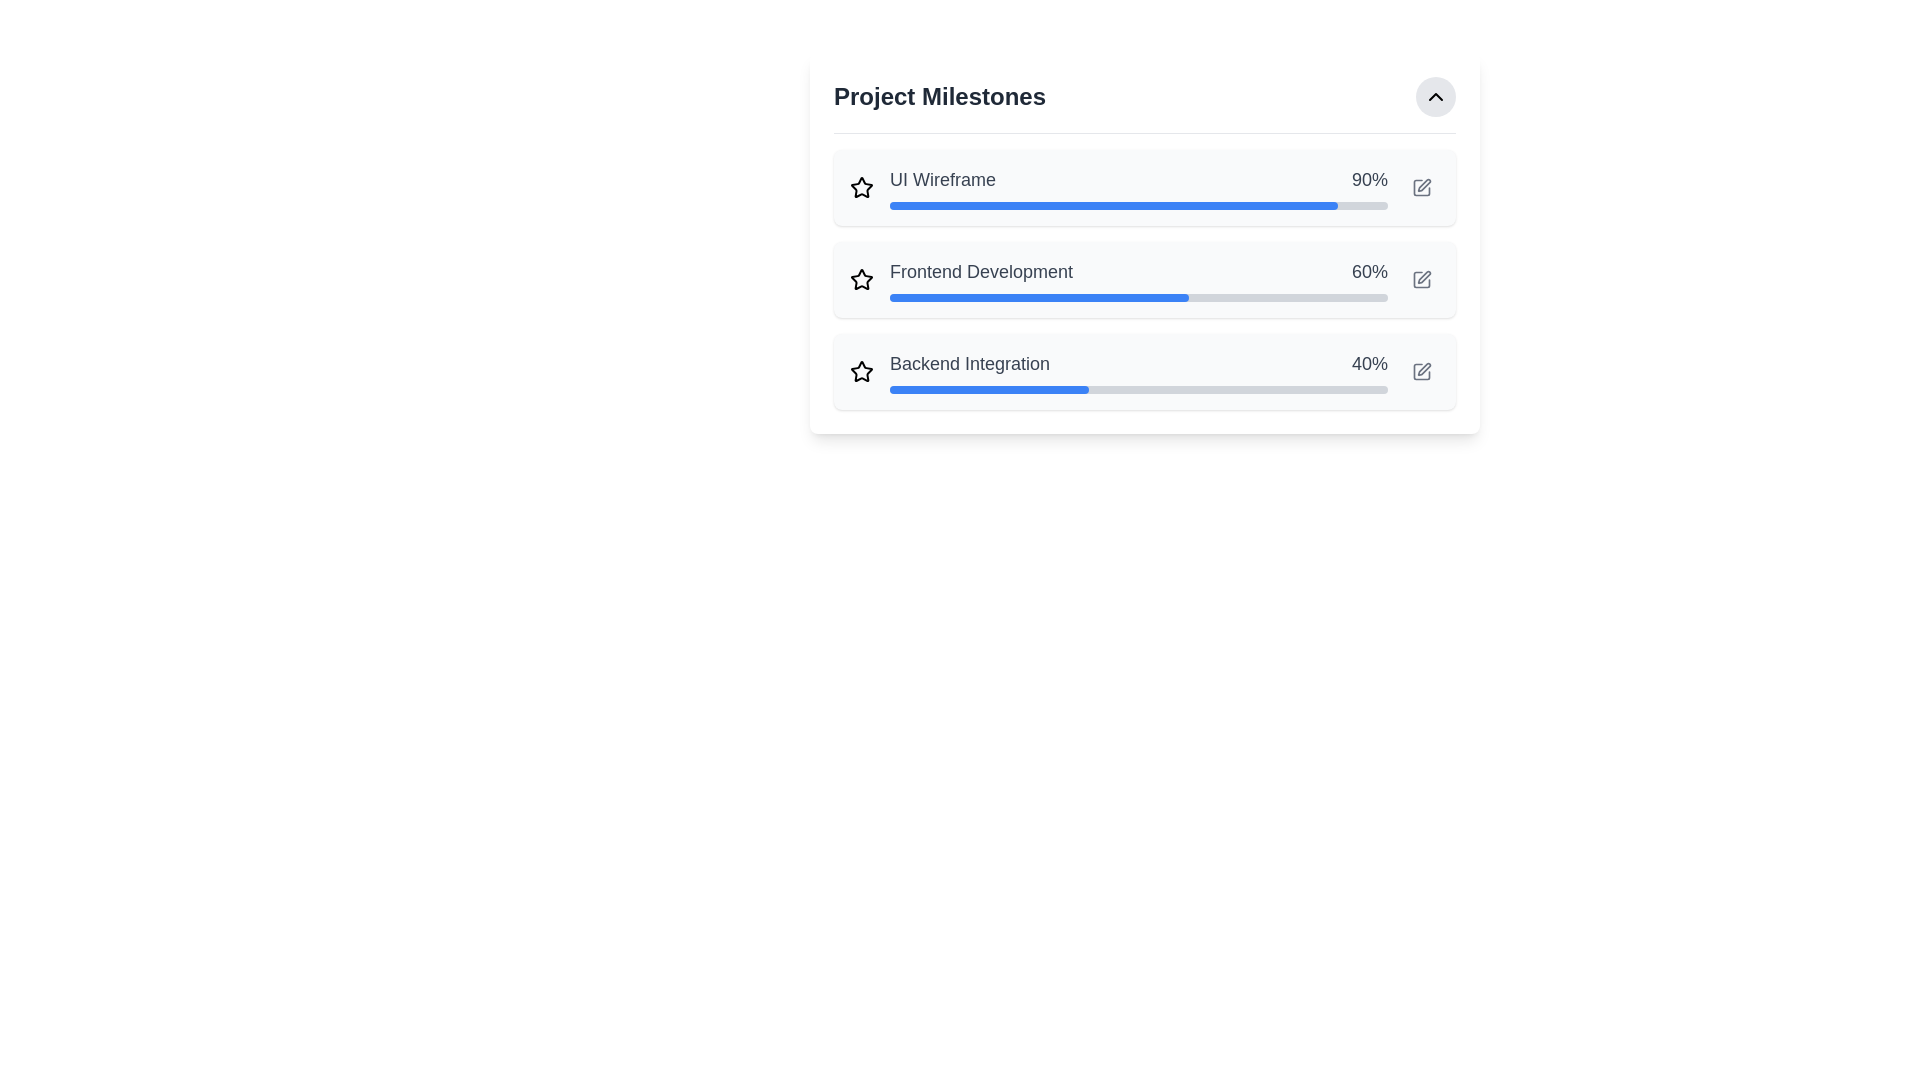  I want to click on the edit button located on the far-right side of the card labeled 'Backend Integration 40%' in the 'Project Milestones' section, so click(1420, 371).